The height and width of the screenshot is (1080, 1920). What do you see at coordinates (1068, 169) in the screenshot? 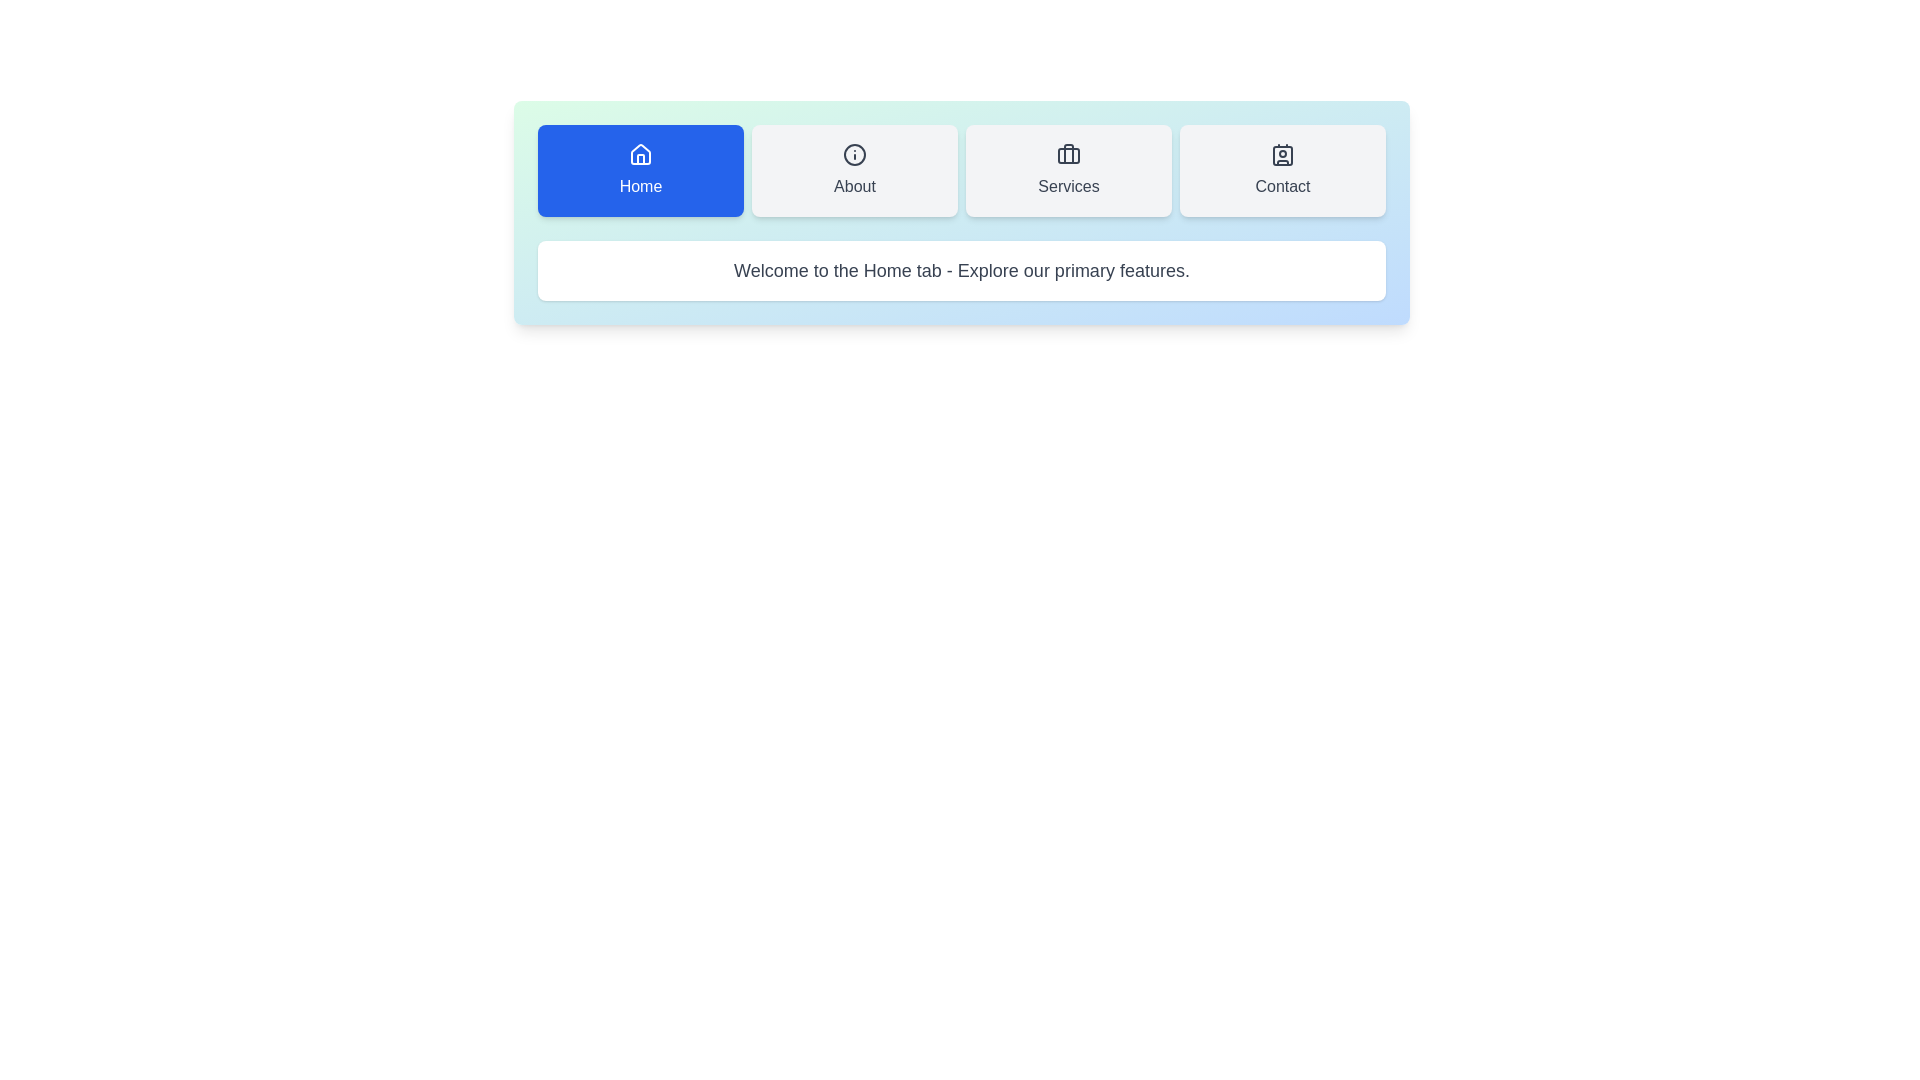
I see `the 'Services' button, which is a rectangular button with rounded corners, light gray background, featuring a briefcase icon and the label 'Services' centered below it` at bounding box center [1068, 169].